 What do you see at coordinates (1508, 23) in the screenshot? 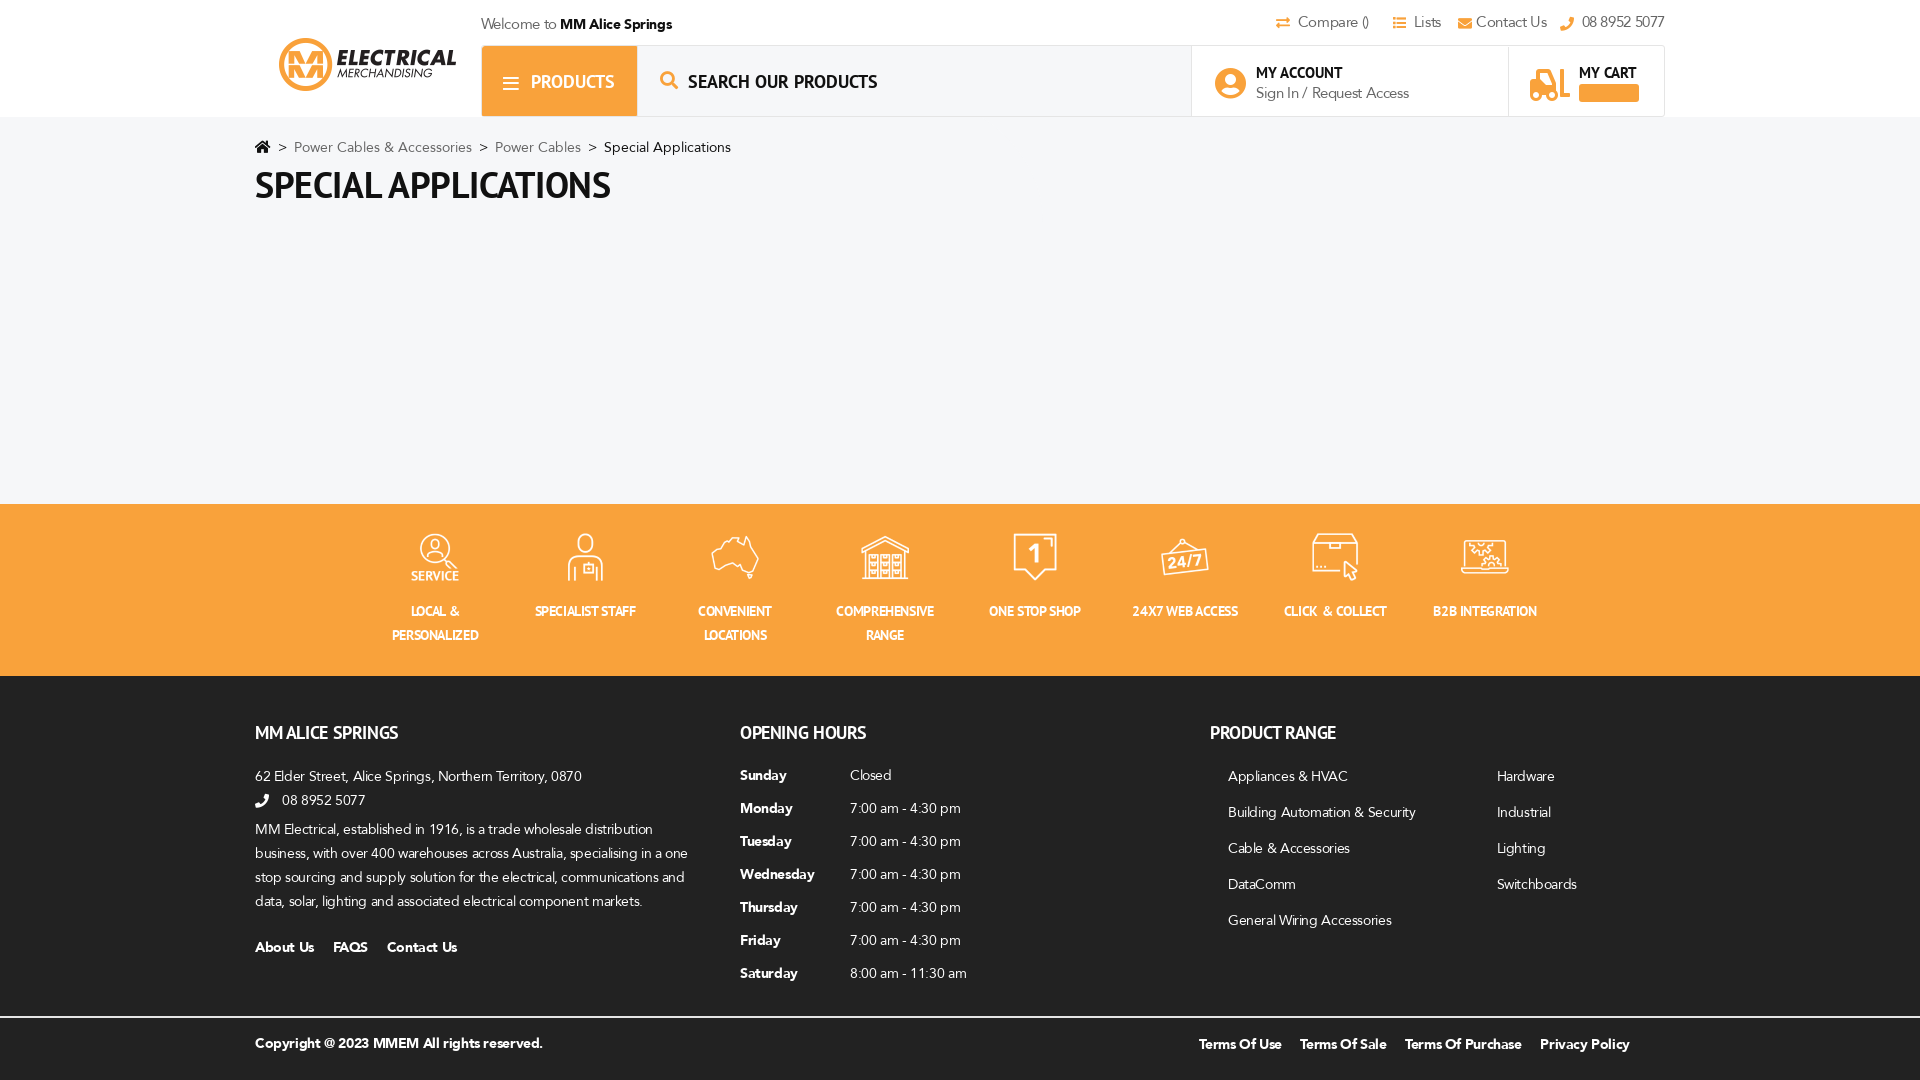
I see `'Contact Us'` at bounding box center [1508, 23].